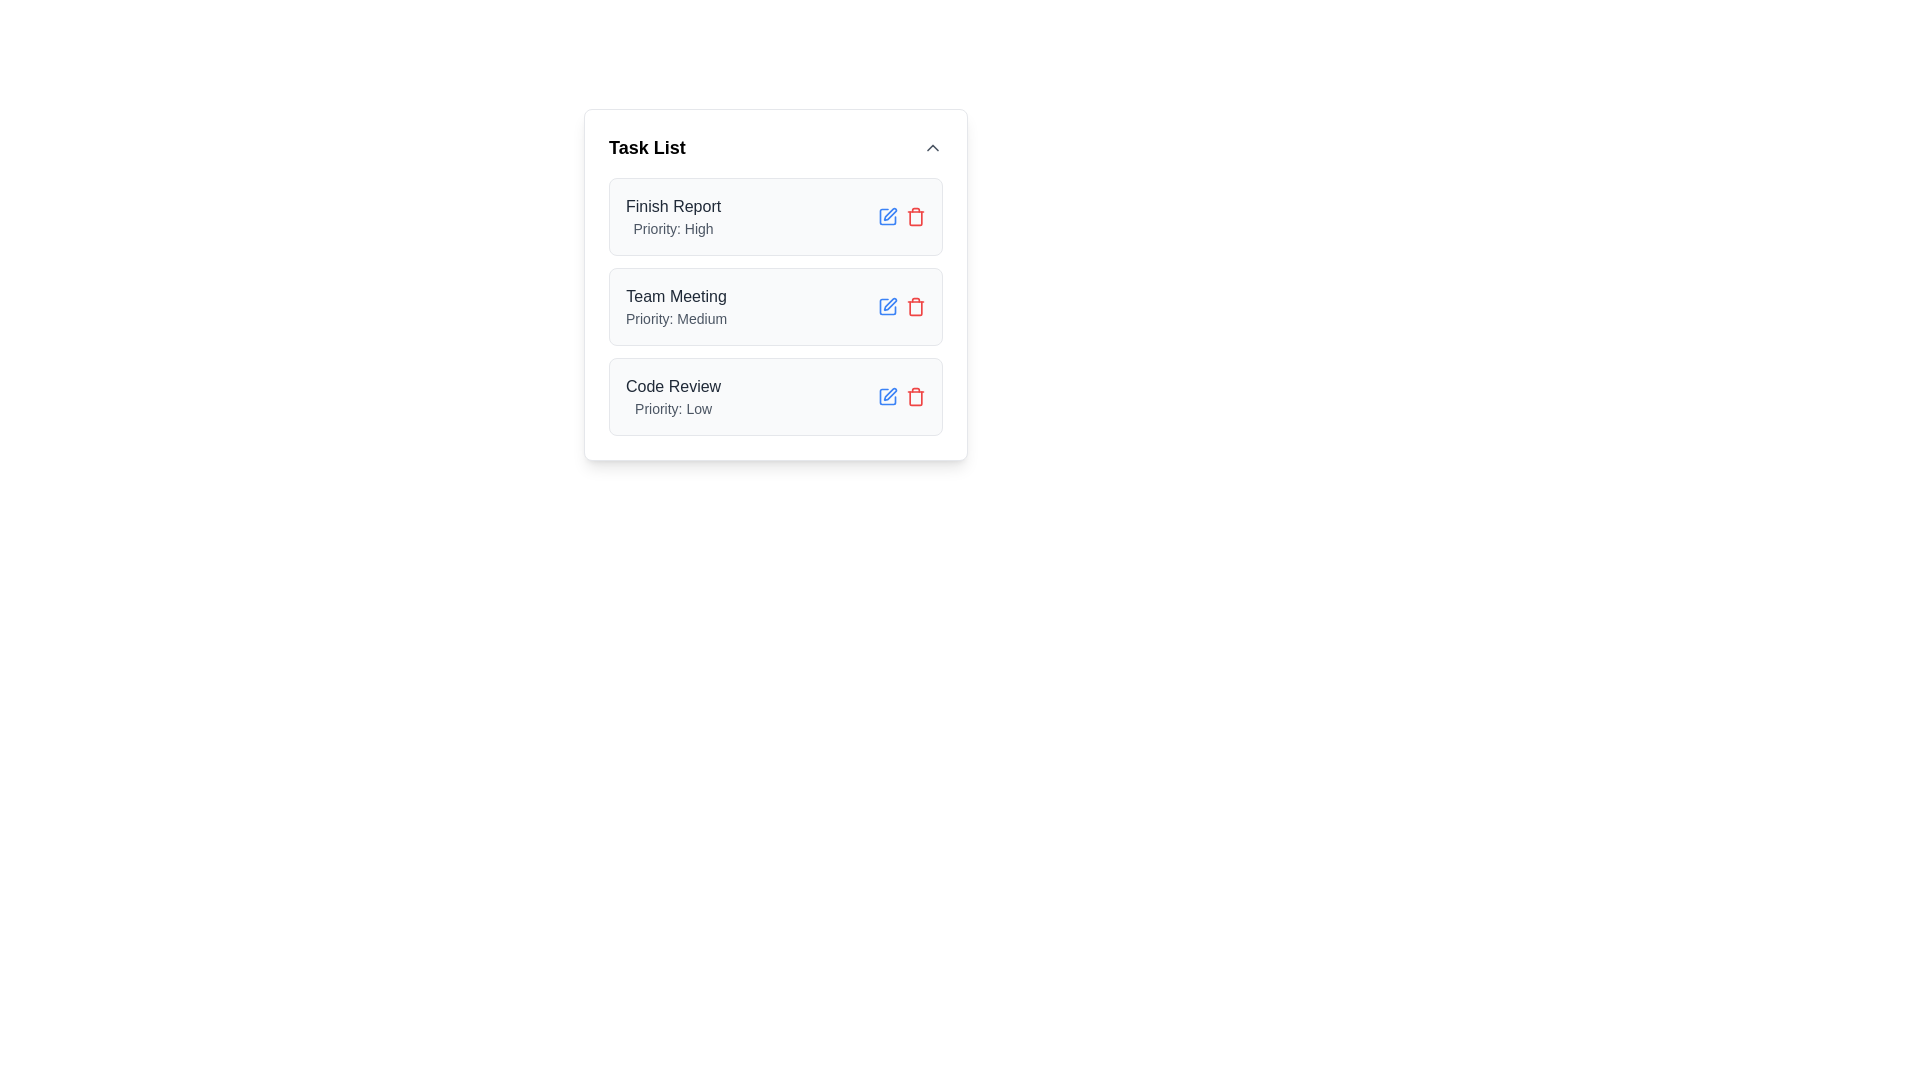 Image resolution: width=1920 pixels, height=1080 pixels. What do you see at coordinates (676, 318) in the screenshot?
I see `the text label displaying 'Priority: Medium', which is styled in gray and located directly below 'Team Meeting' in the second task card of the vertical task list` at bounding box center [676, 318].